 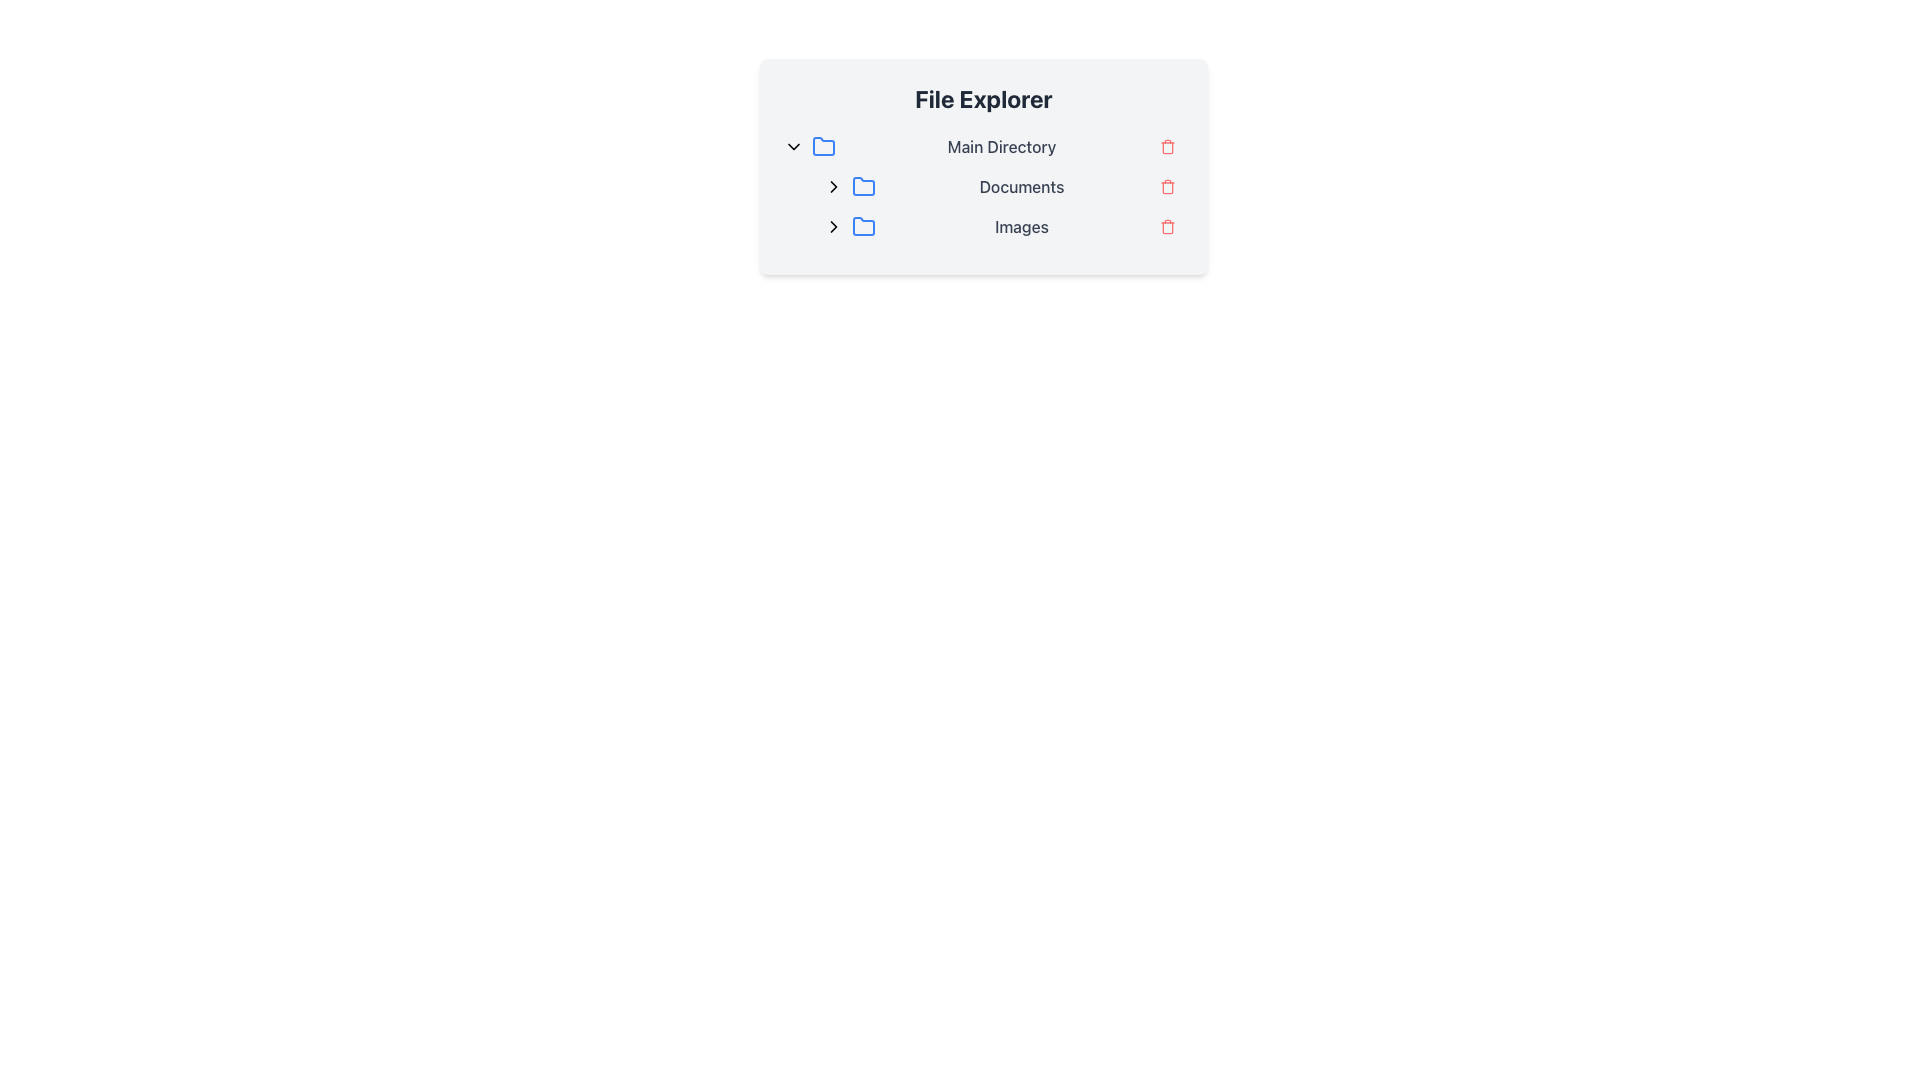 I want to click on the folder icon representing the 'Images' directory, located in the third row of the file listing under 'File Explorer', to the left of the 'Images' label, so click(x=864, y=225).